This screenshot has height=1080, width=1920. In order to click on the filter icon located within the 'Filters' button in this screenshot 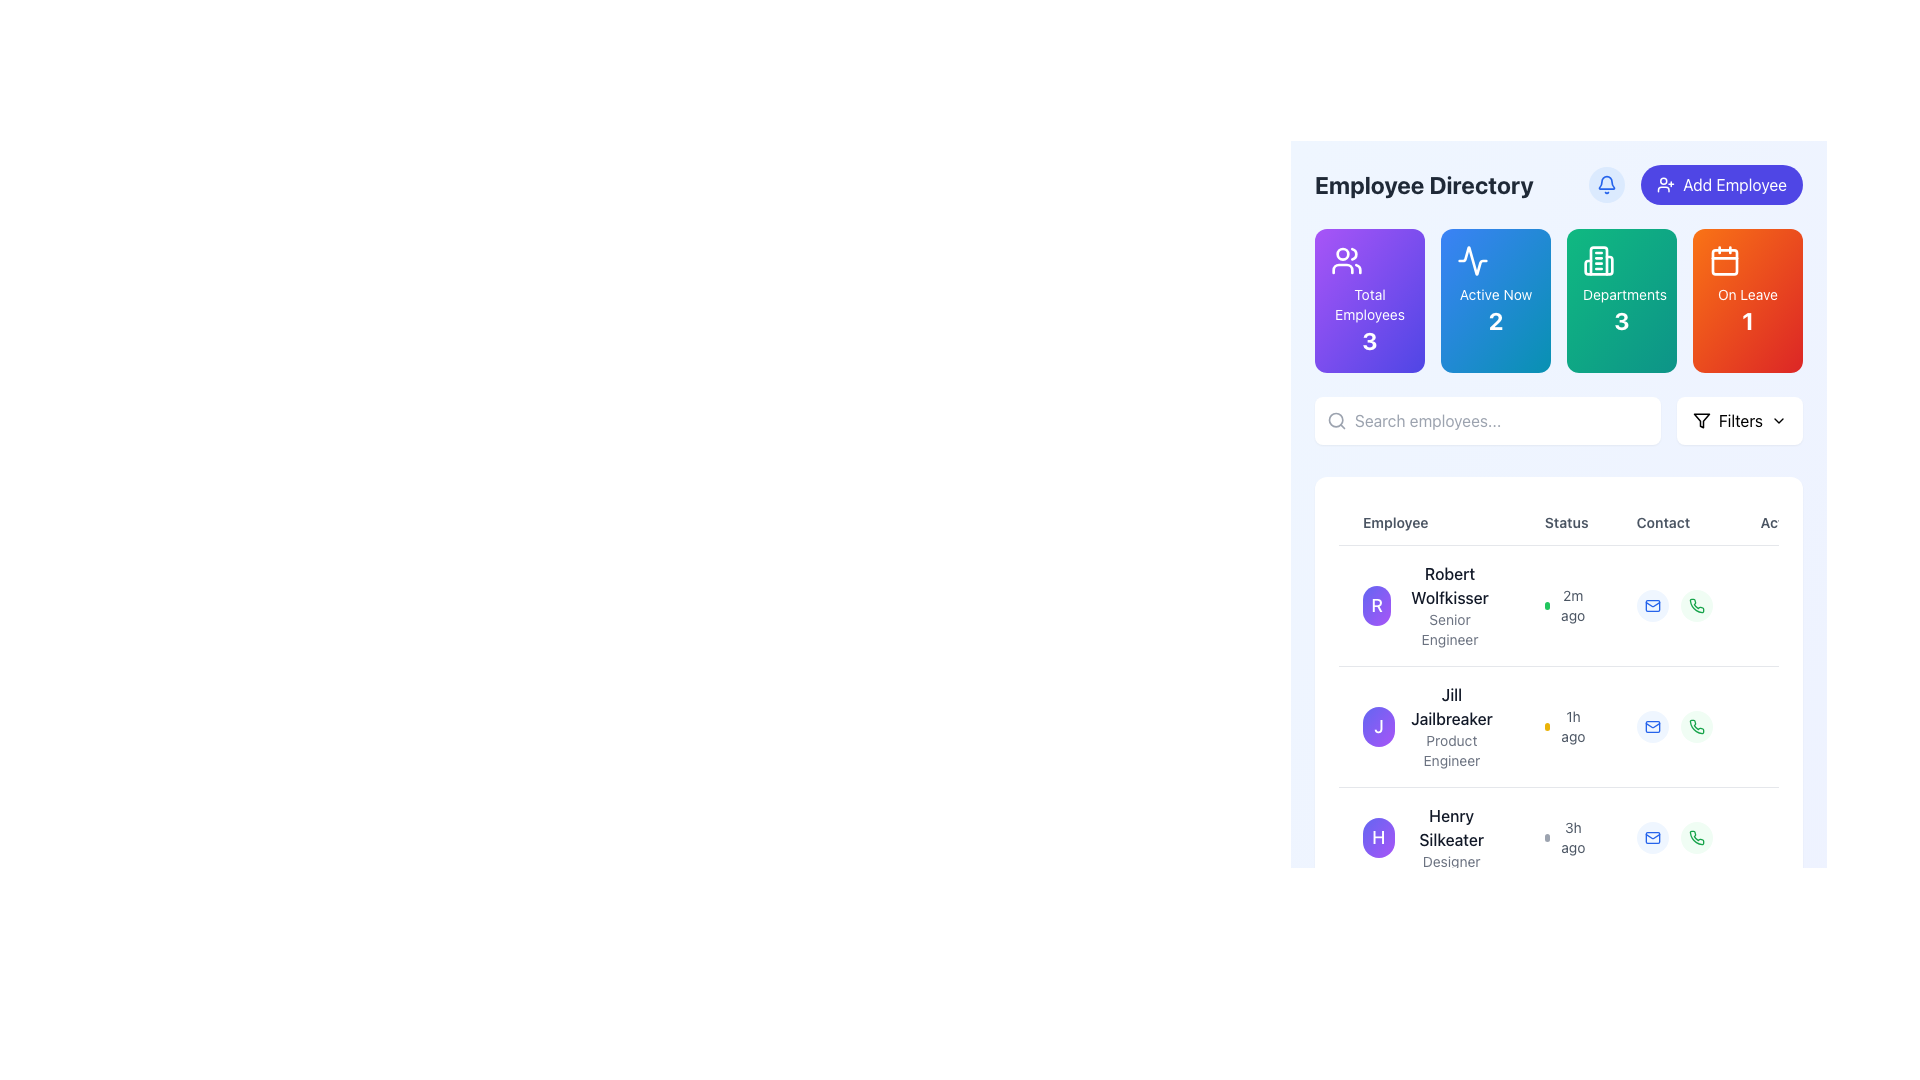, I will do `click(1700, 419)`.